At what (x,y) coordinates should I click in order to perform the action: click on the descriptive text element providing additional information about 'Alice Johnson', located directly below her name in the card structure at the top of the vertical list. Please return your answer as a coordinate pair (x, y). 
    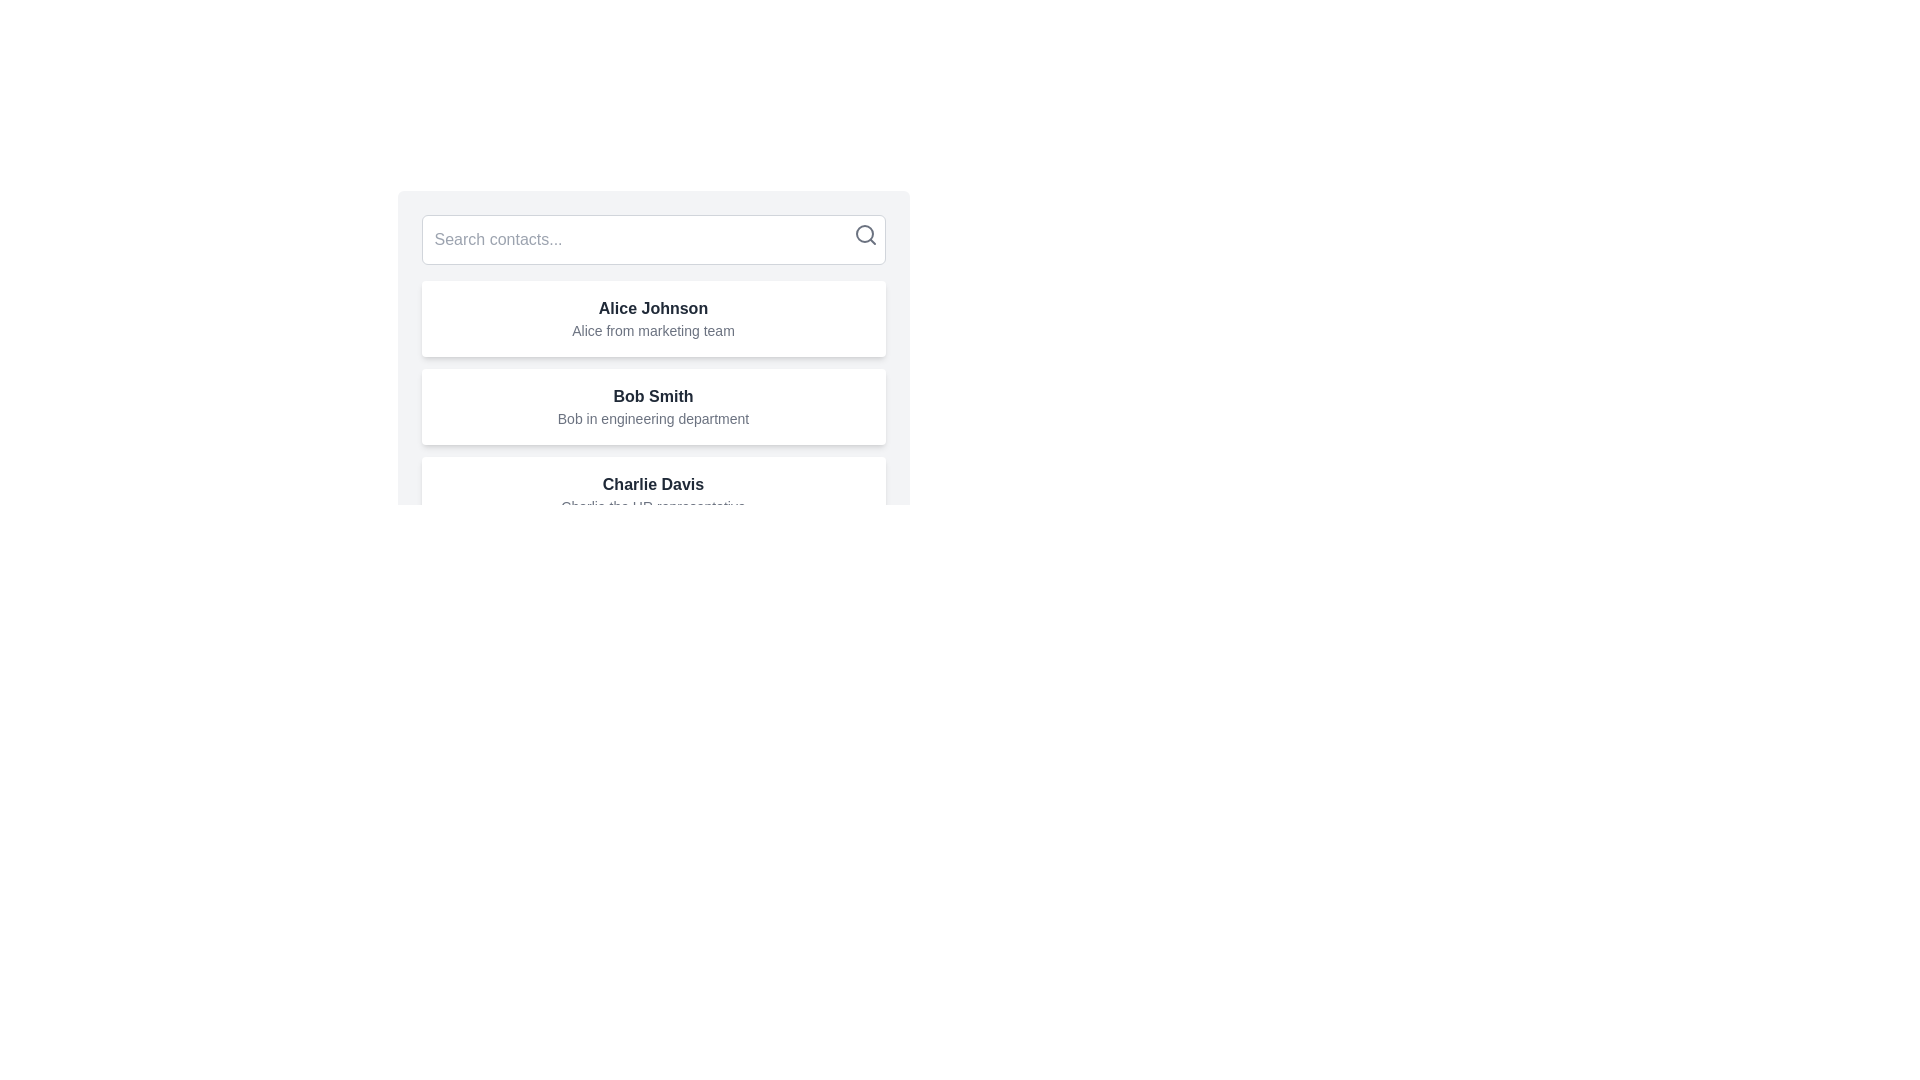
    Looking at the image, I should click on (653, 330).